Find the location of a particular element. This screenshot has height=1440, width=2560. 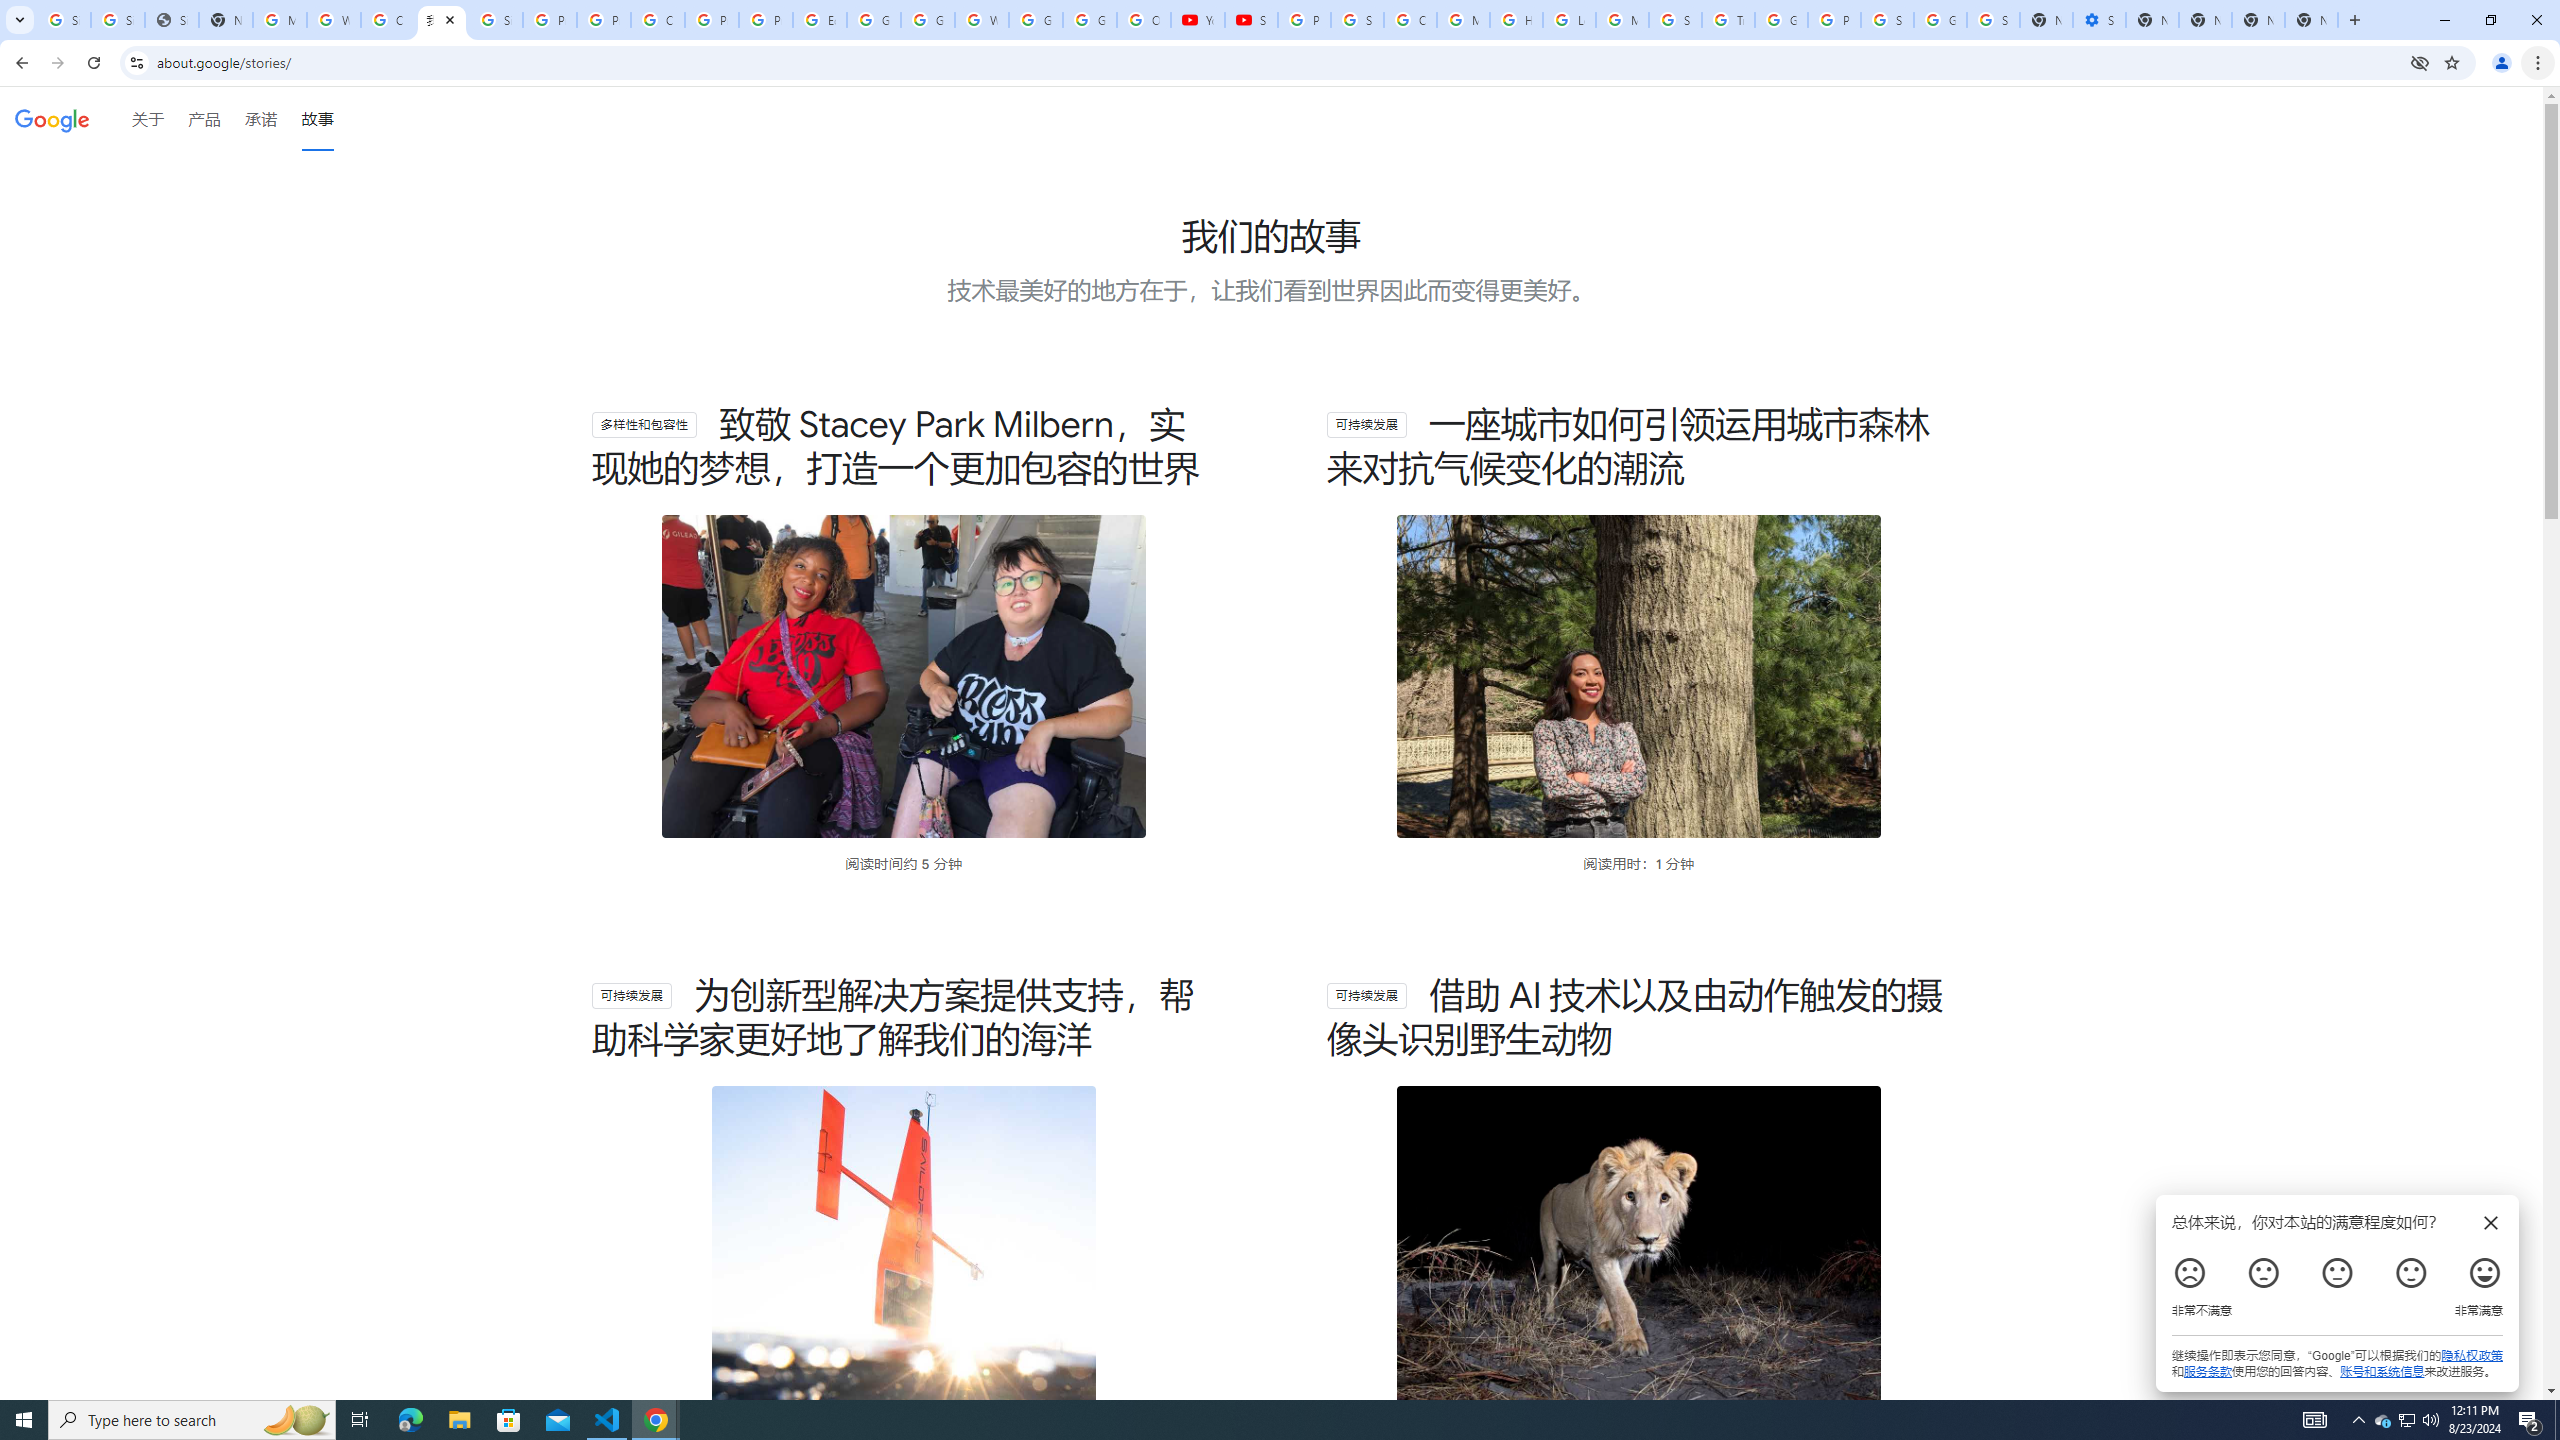

'Google Slides: Sign-in' is located at coordinates (872, 19).